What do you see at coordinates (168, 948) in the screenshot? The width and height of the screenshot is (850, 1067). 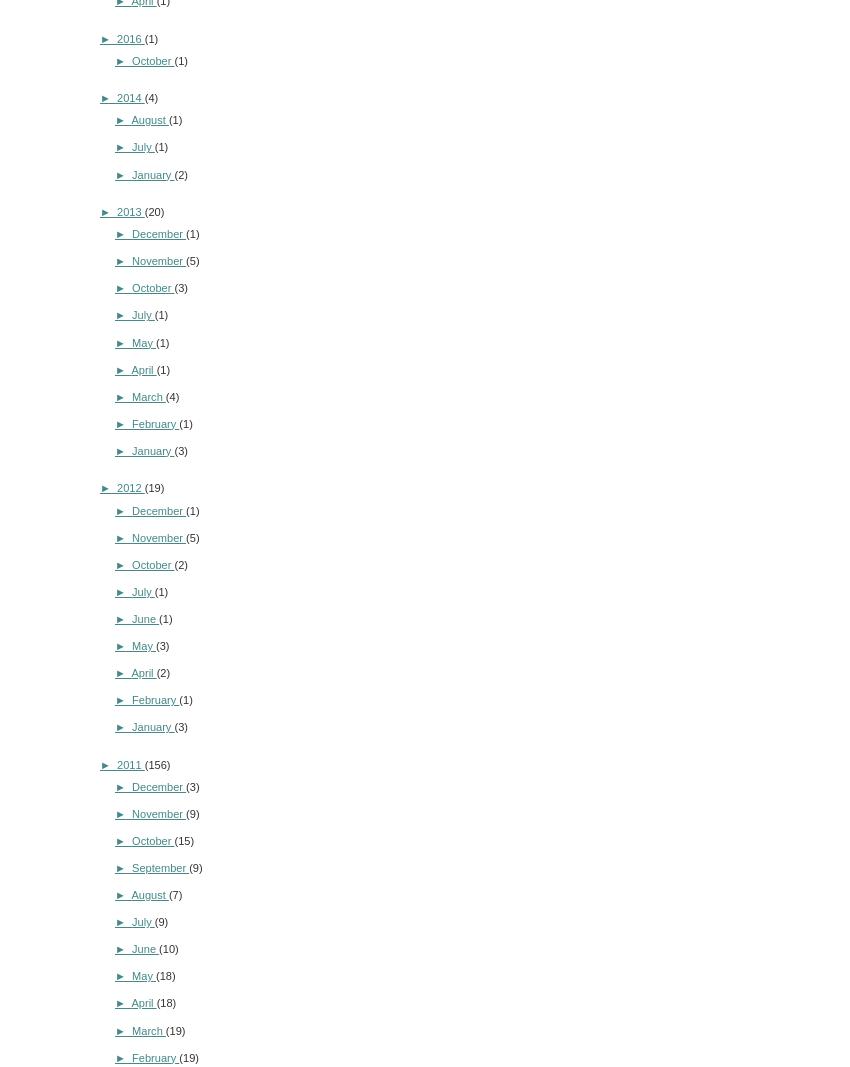 I see `'(10)'` at bounding box center [168, 948].